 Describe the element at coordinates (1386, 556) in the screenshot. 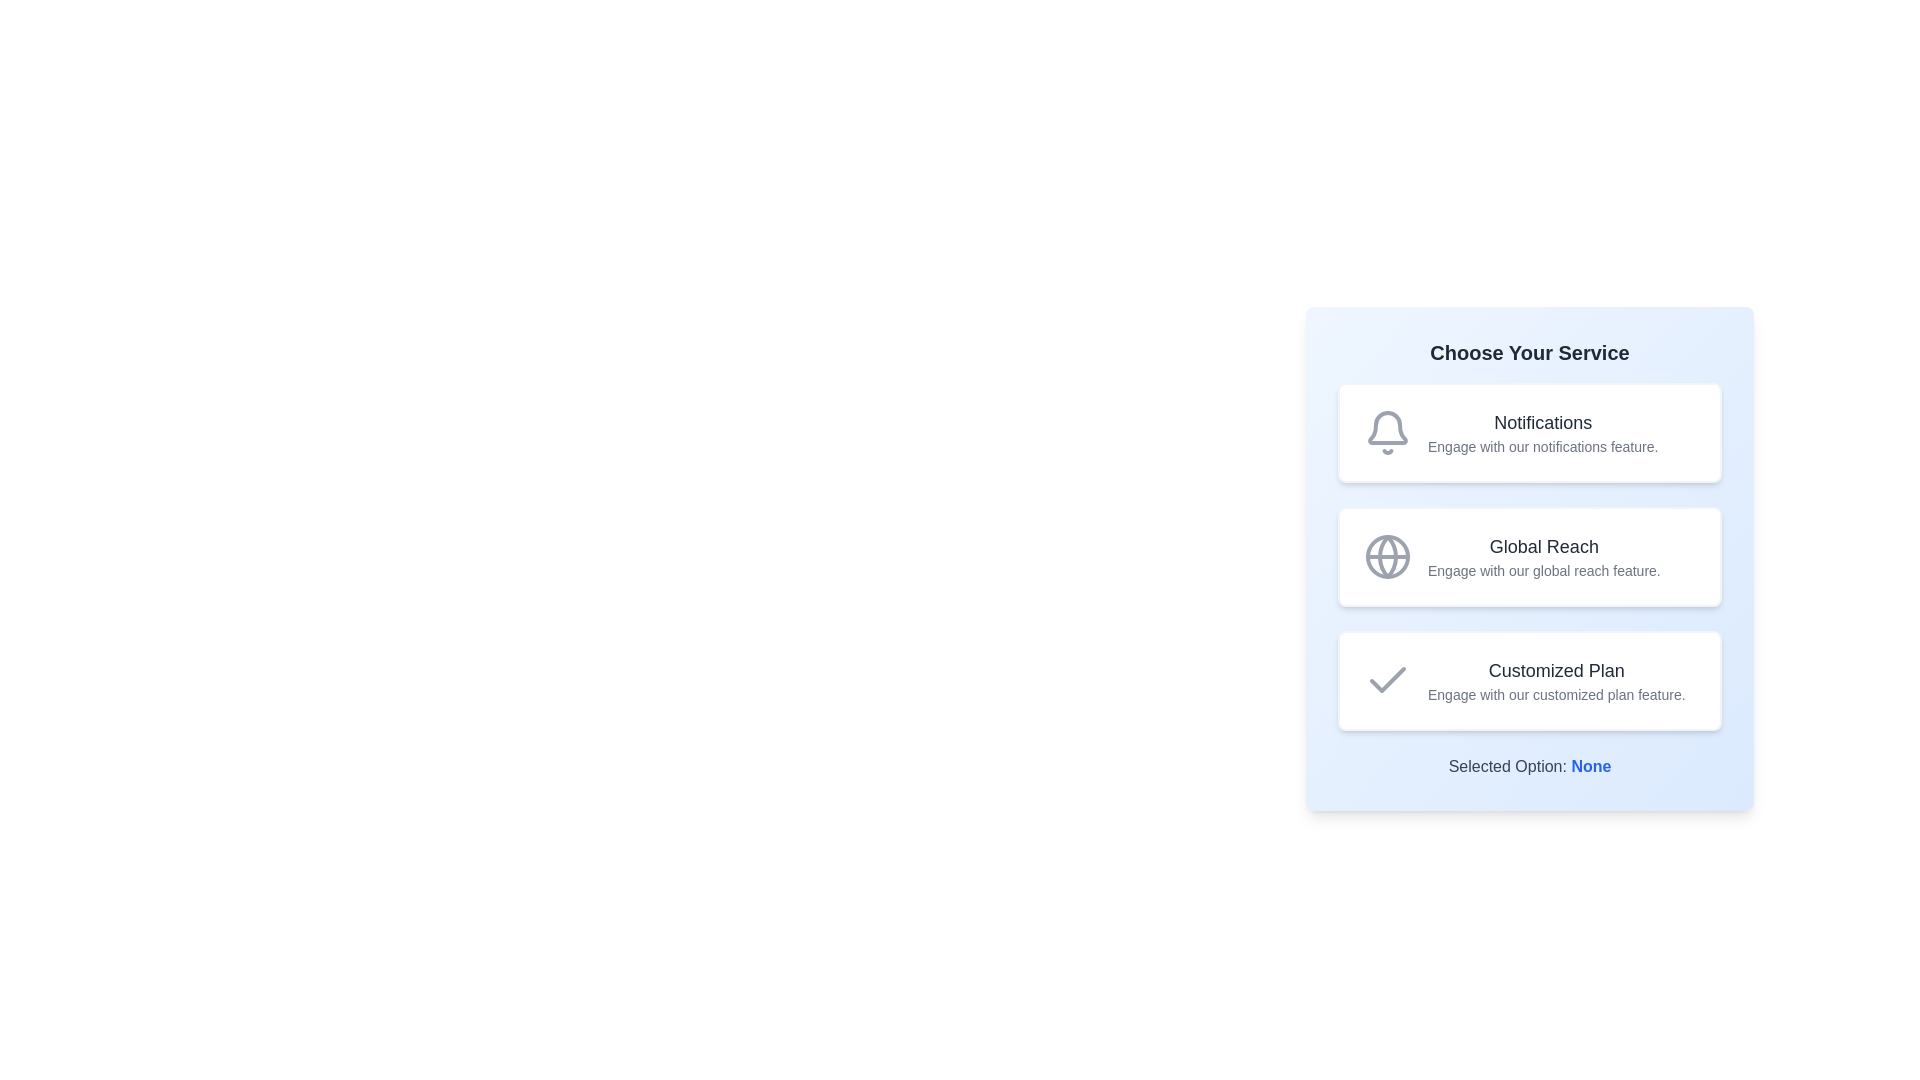

I see `the vertical elliptical line representing a meridian within the globe in the 'Global Reach' service option` at that location.